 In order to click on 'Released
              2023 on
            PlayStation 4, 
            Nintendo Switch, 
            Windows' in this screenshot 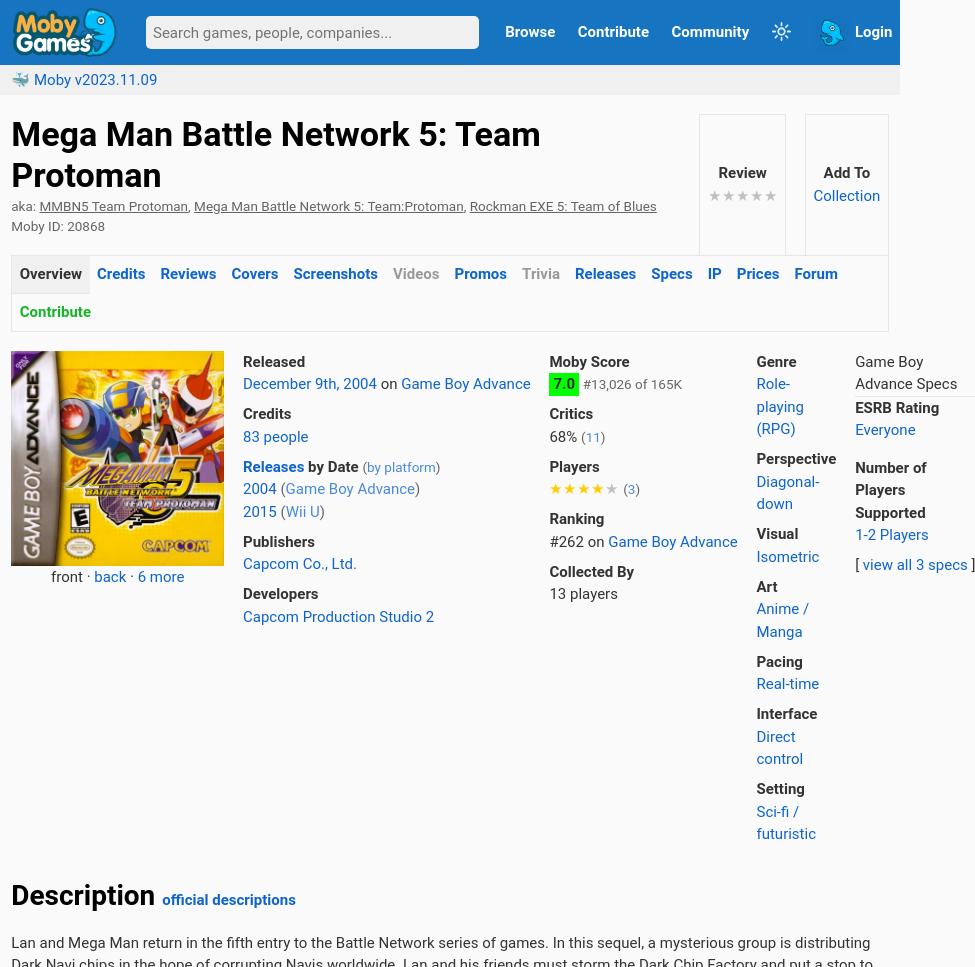, I will do `click(530, 761)`.